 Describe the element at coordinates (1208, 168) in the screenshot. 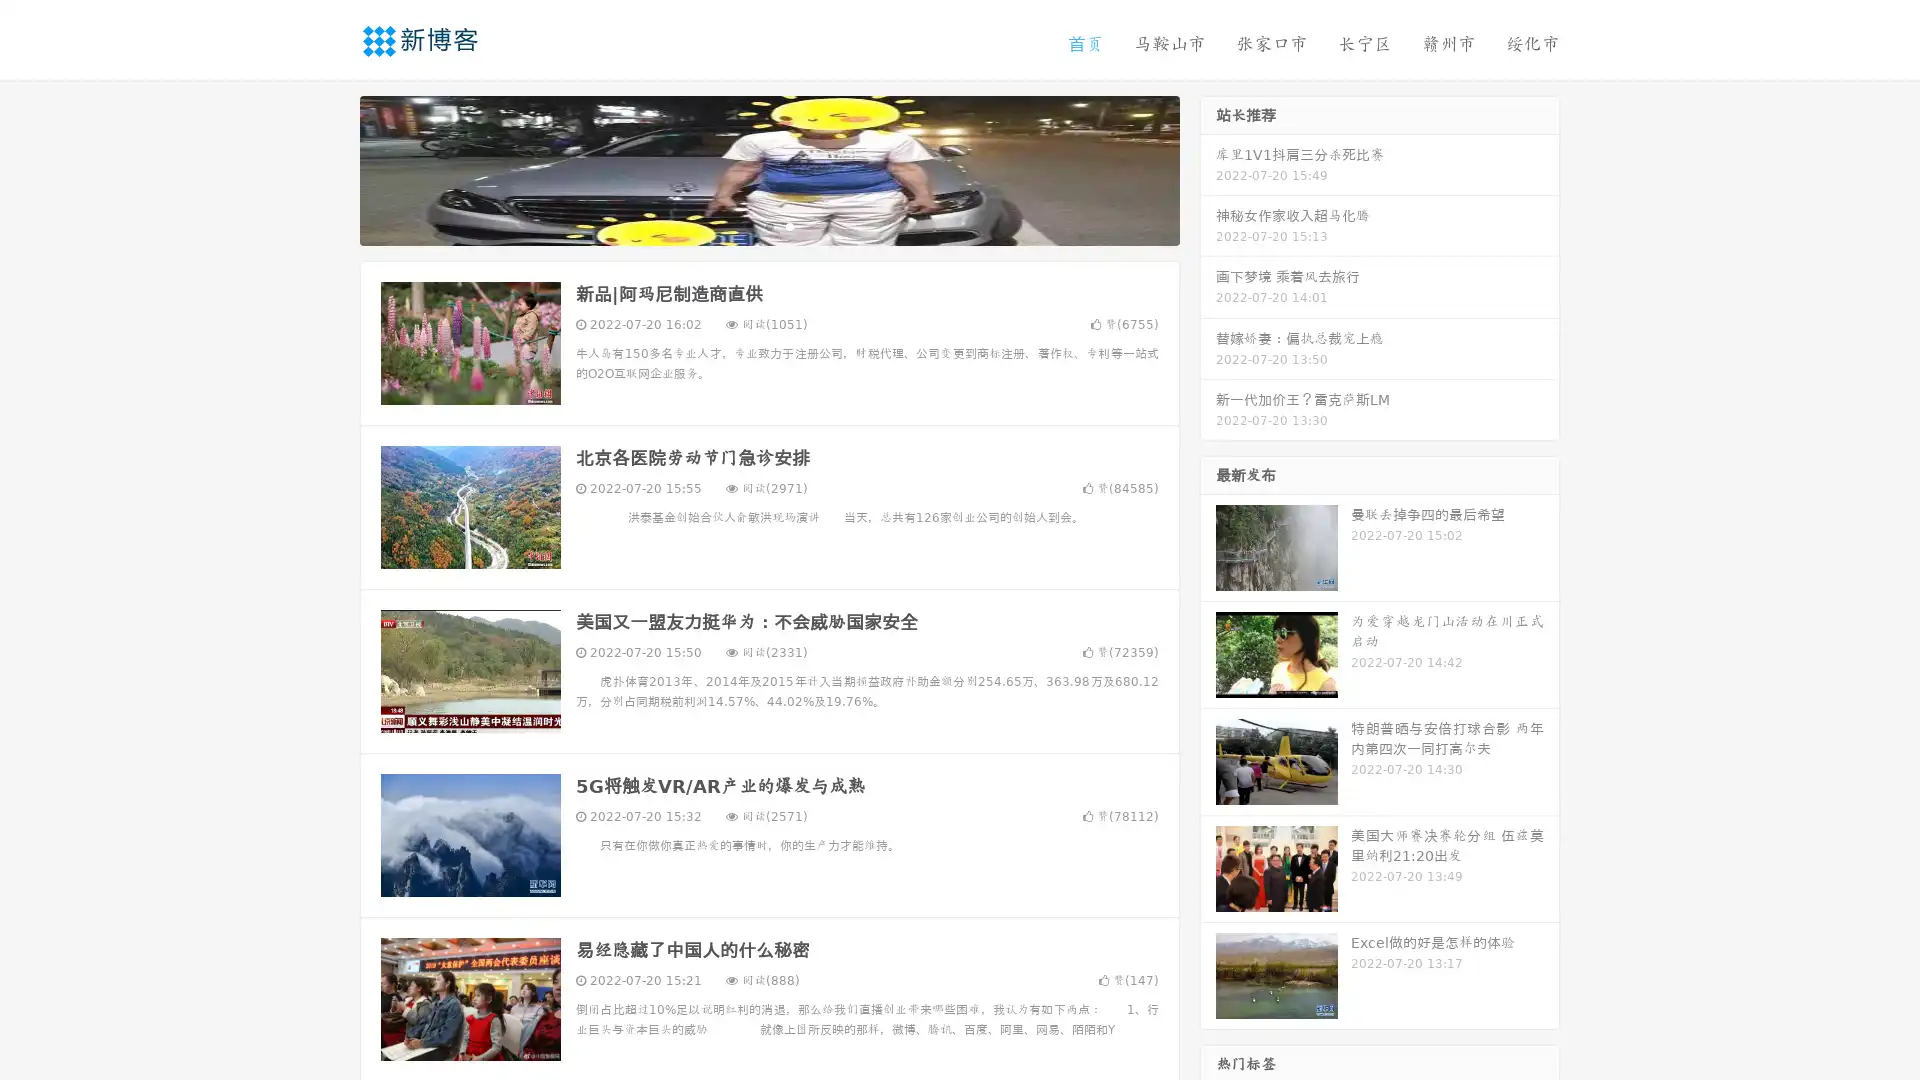

I see `Next slide` at that location.